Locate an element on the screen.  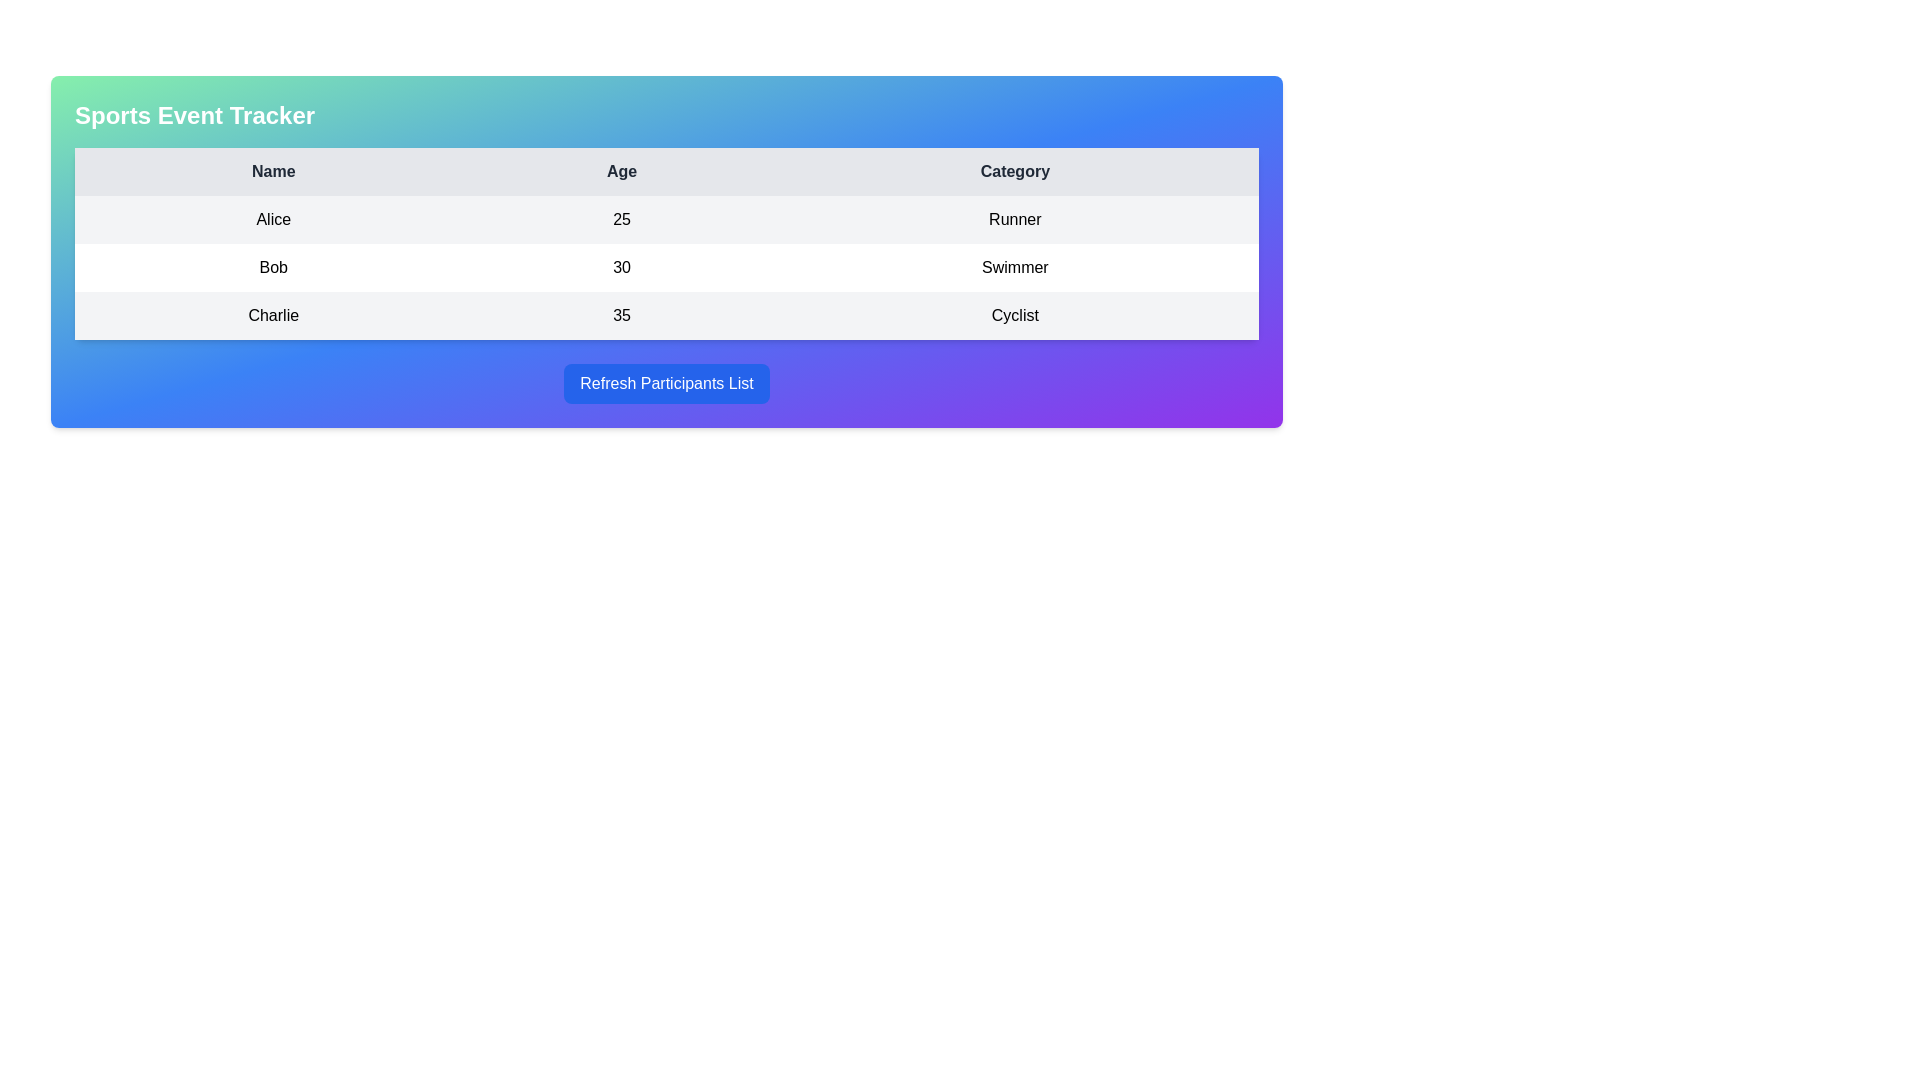
value from the table cell displaying the age entry '25', which is located in the second column of the first row, between 'Name' and 'Category' is located at coordinates (621, 219).